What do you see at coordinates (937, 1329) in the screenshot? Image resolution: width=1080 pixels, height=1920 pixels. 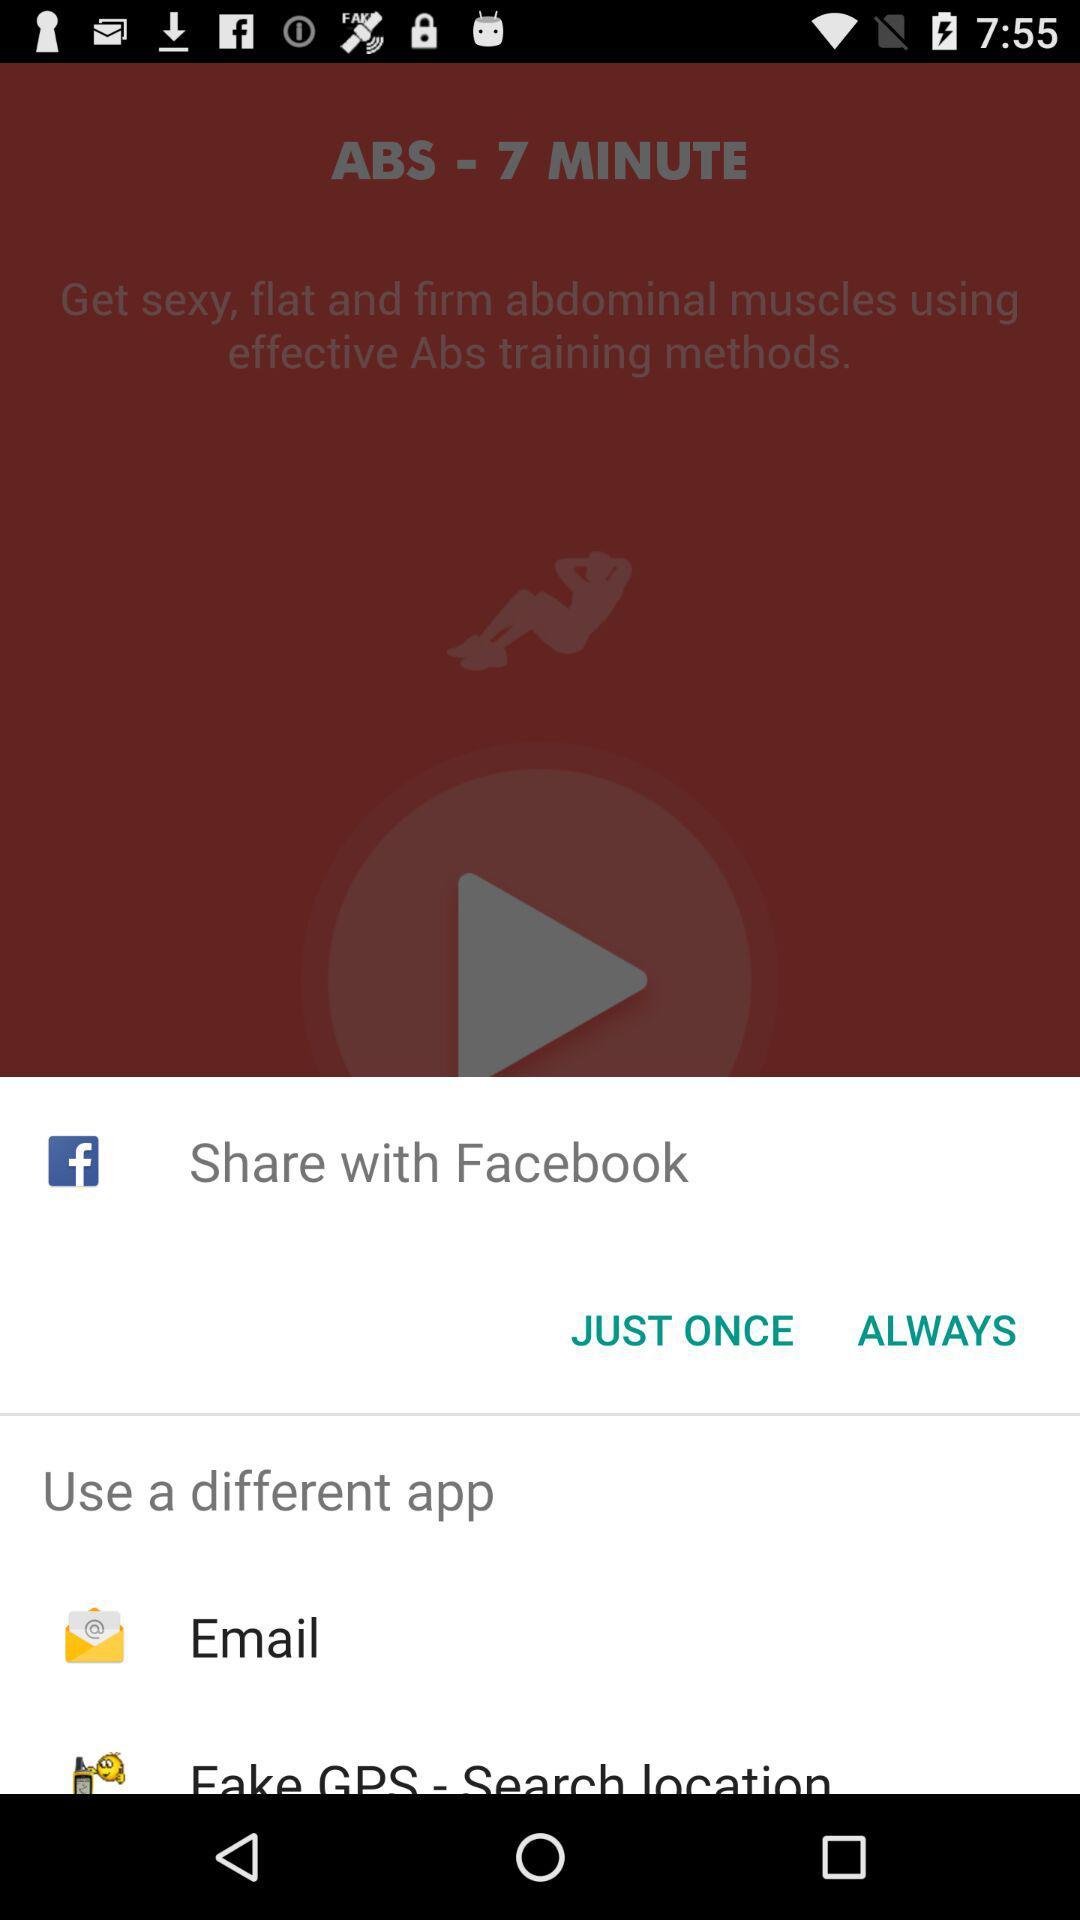 I see `the button to the right of the just once` at bounding box center [937, 1329].